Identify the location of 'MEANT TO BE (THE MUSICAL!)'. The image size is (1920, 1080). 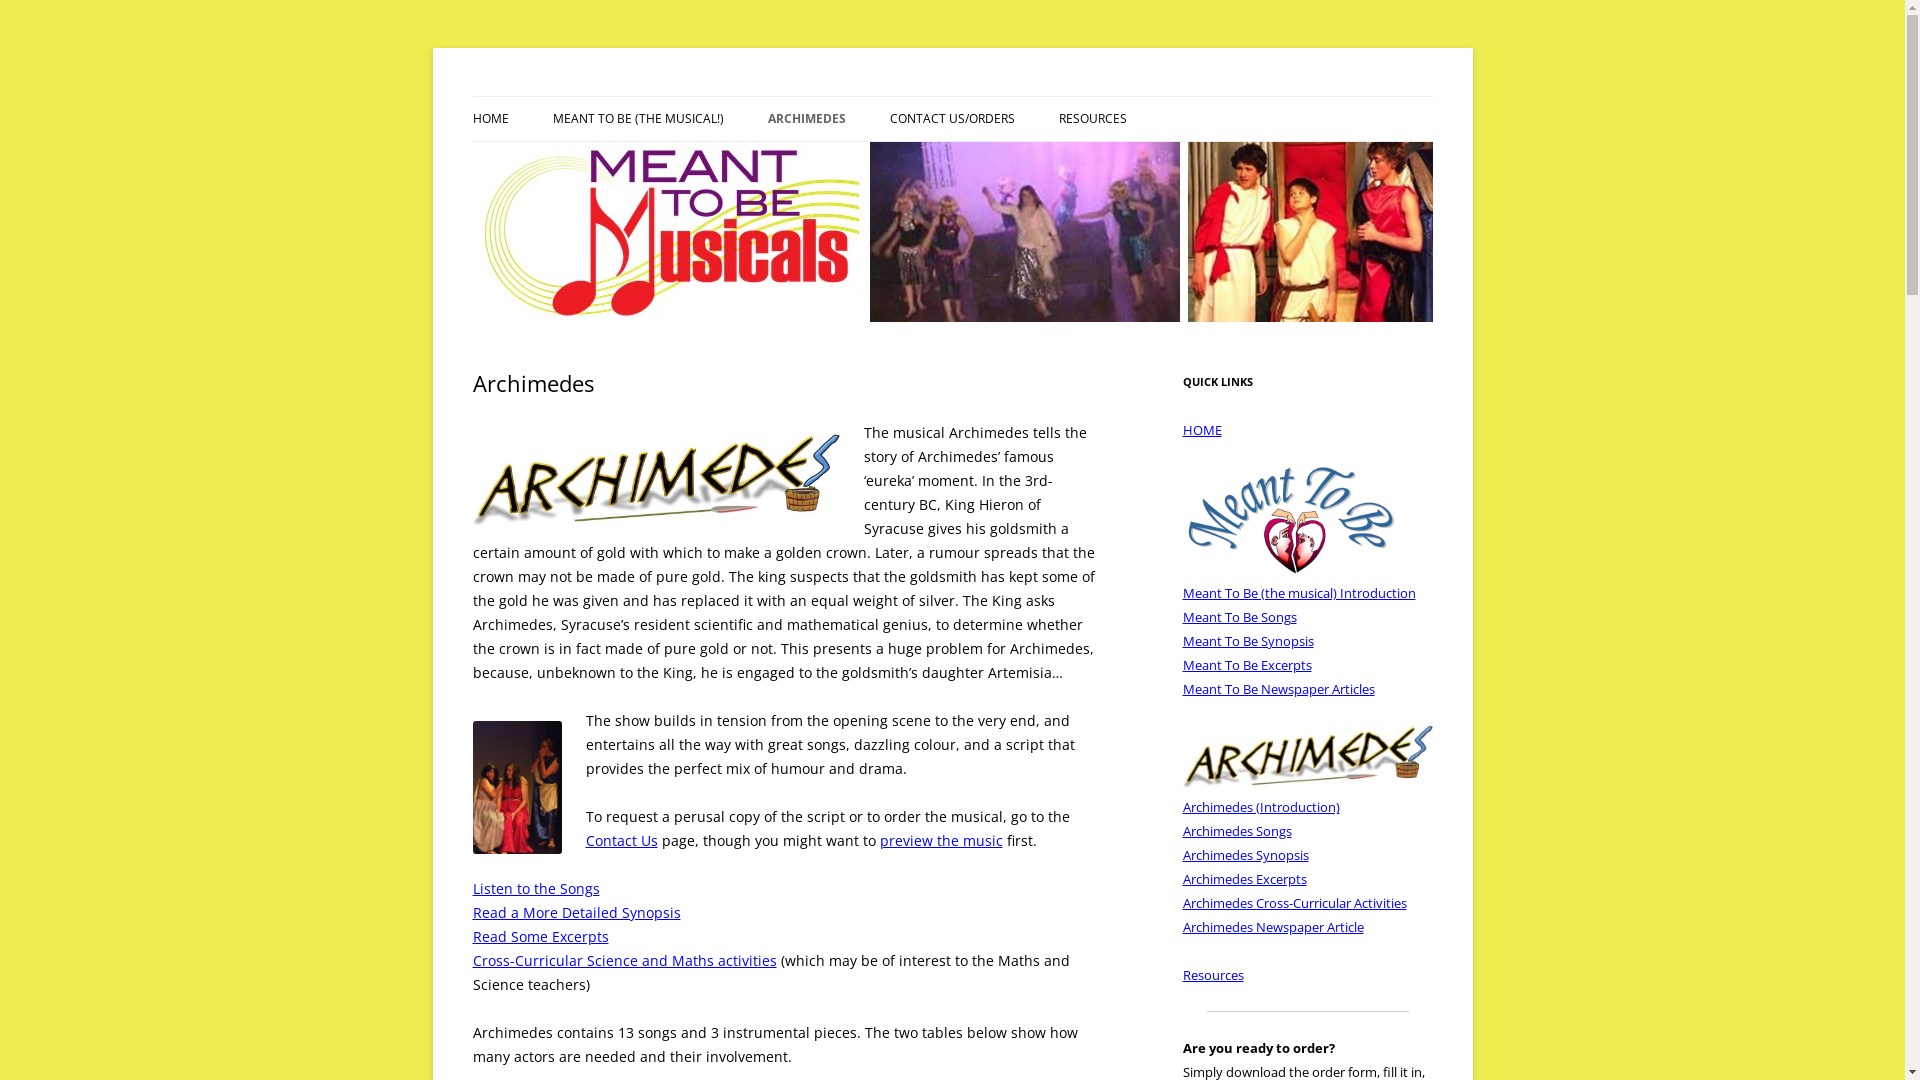
(636, 119).